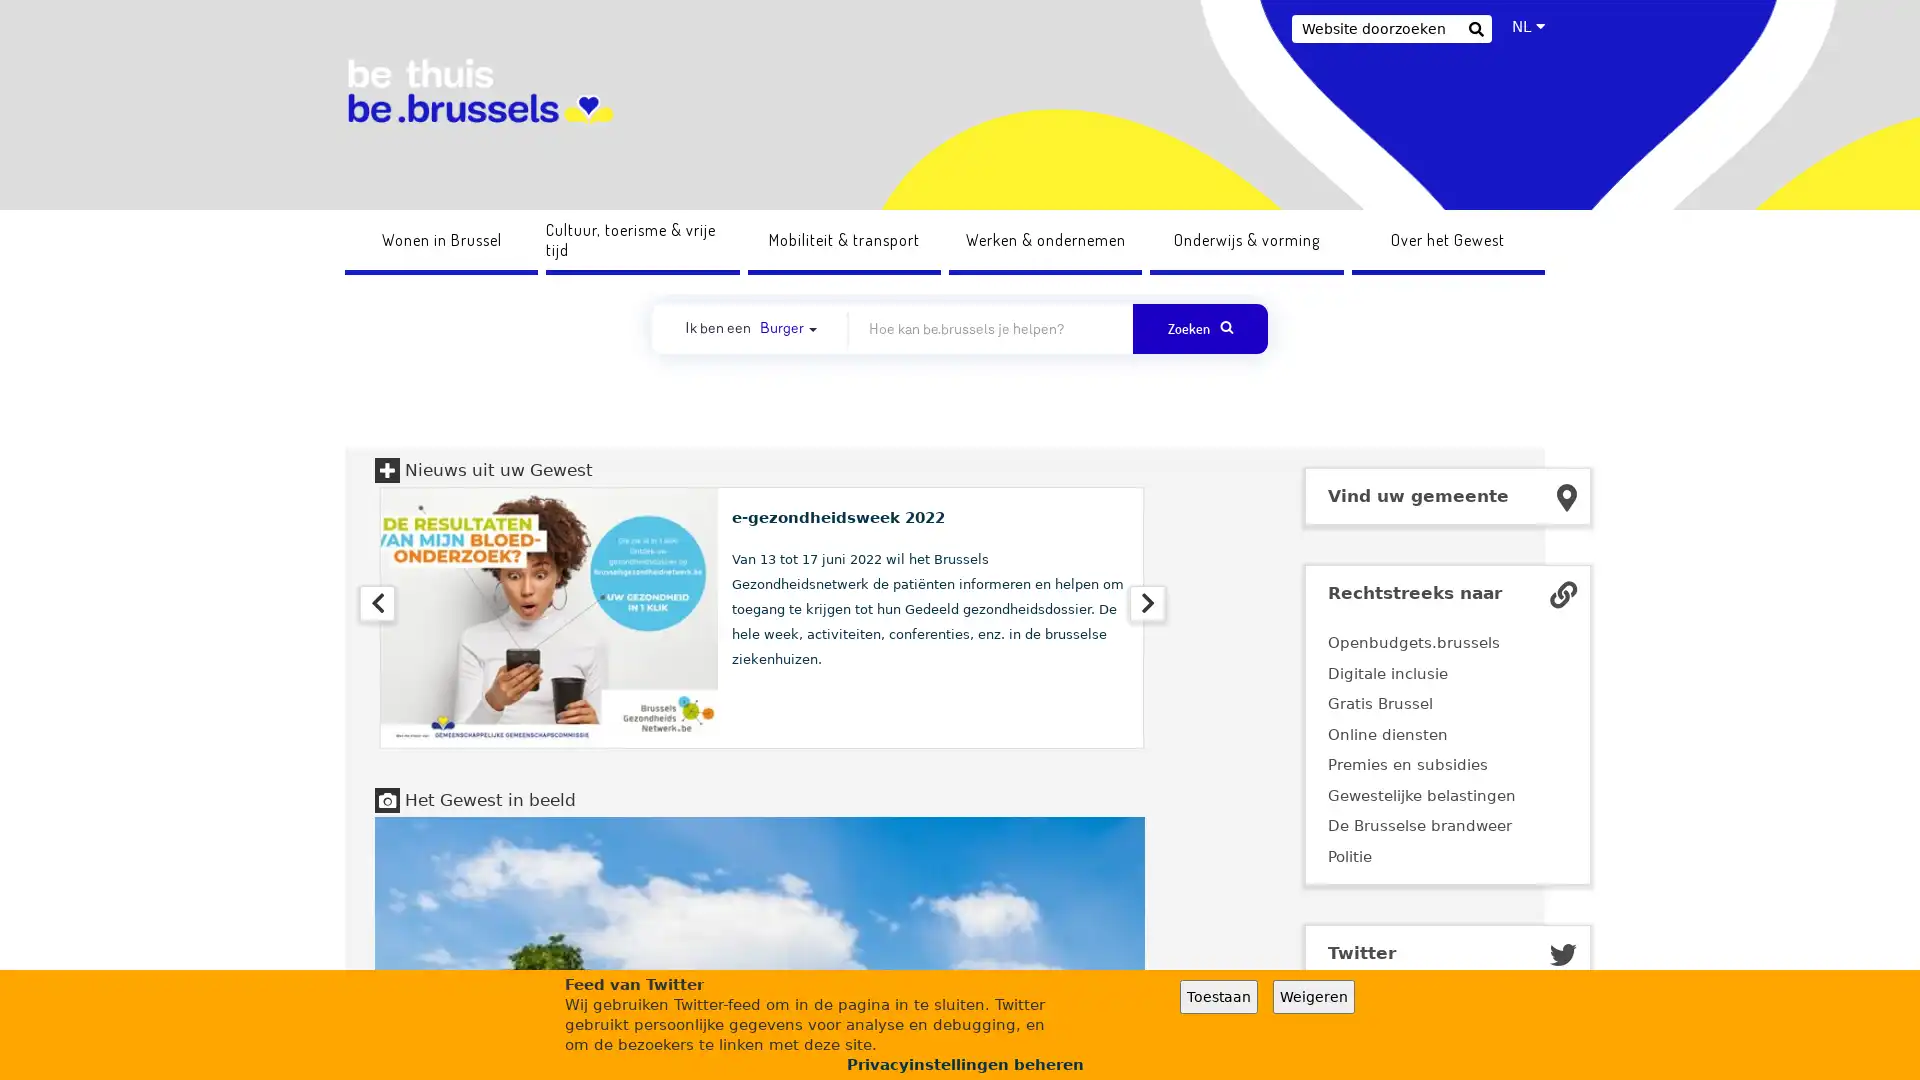 The height and width of the screenshot is (1080, 1920). I want to click on Doorzoeken, so click(1475, 31).